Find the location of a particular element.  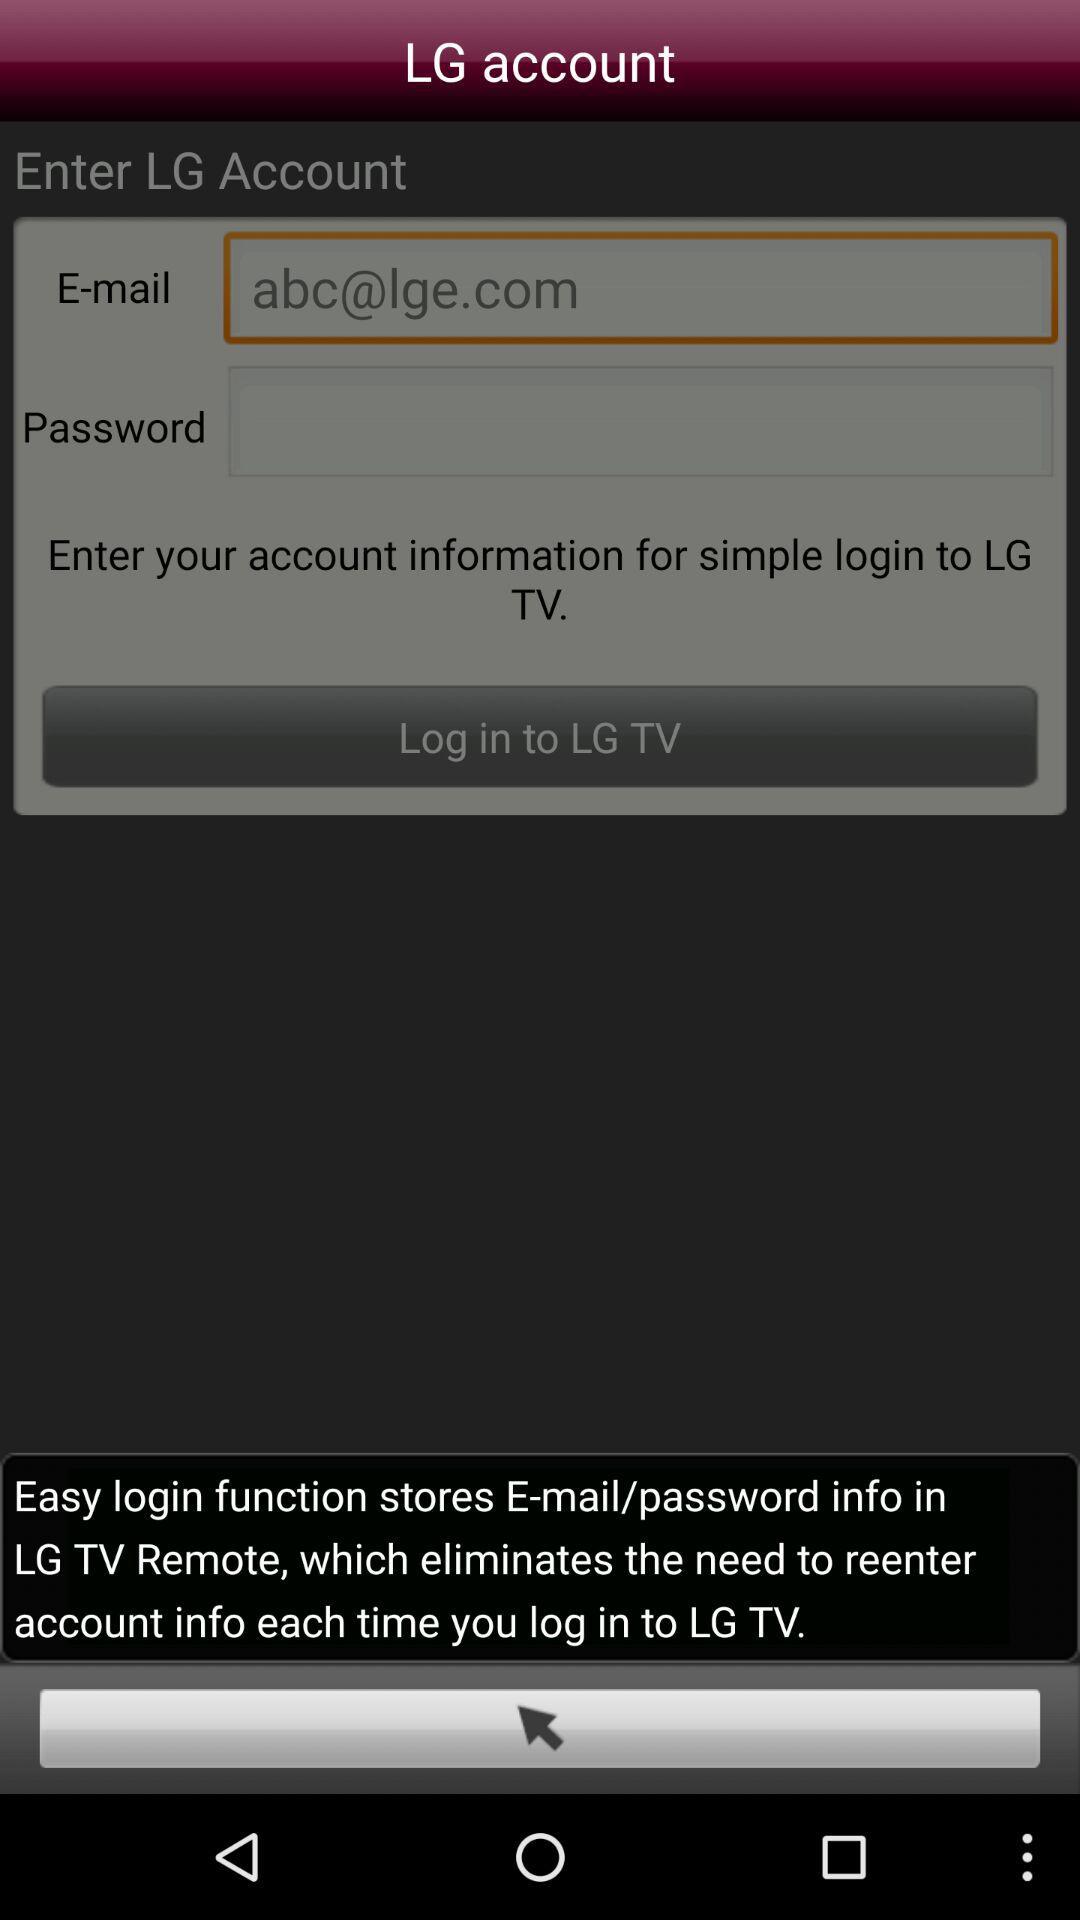

the field which is next to password is located at coordinates (640, 426).